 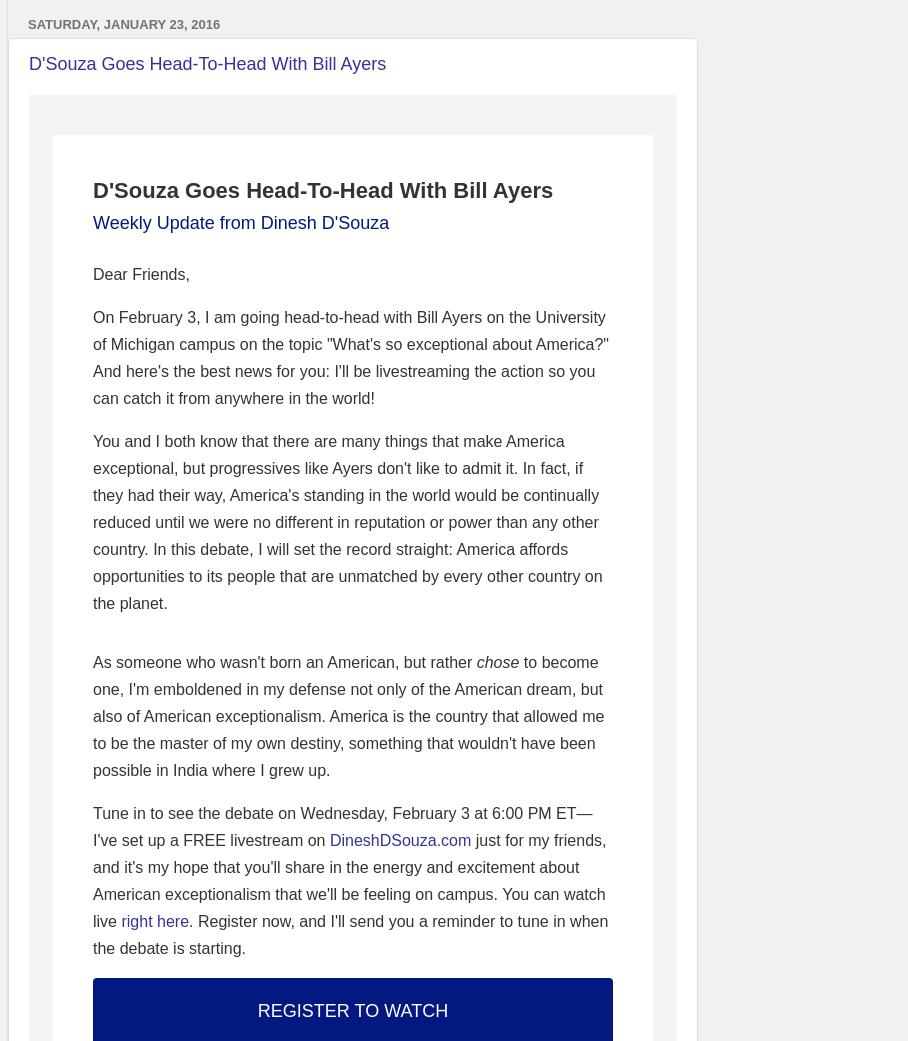 I want to click on 'just for my friends, and it's my hope that you'll share in the energy and excitement about American exceptionalism that we'll be feeling on campus. You can watch live', so click(x=349, y=879).